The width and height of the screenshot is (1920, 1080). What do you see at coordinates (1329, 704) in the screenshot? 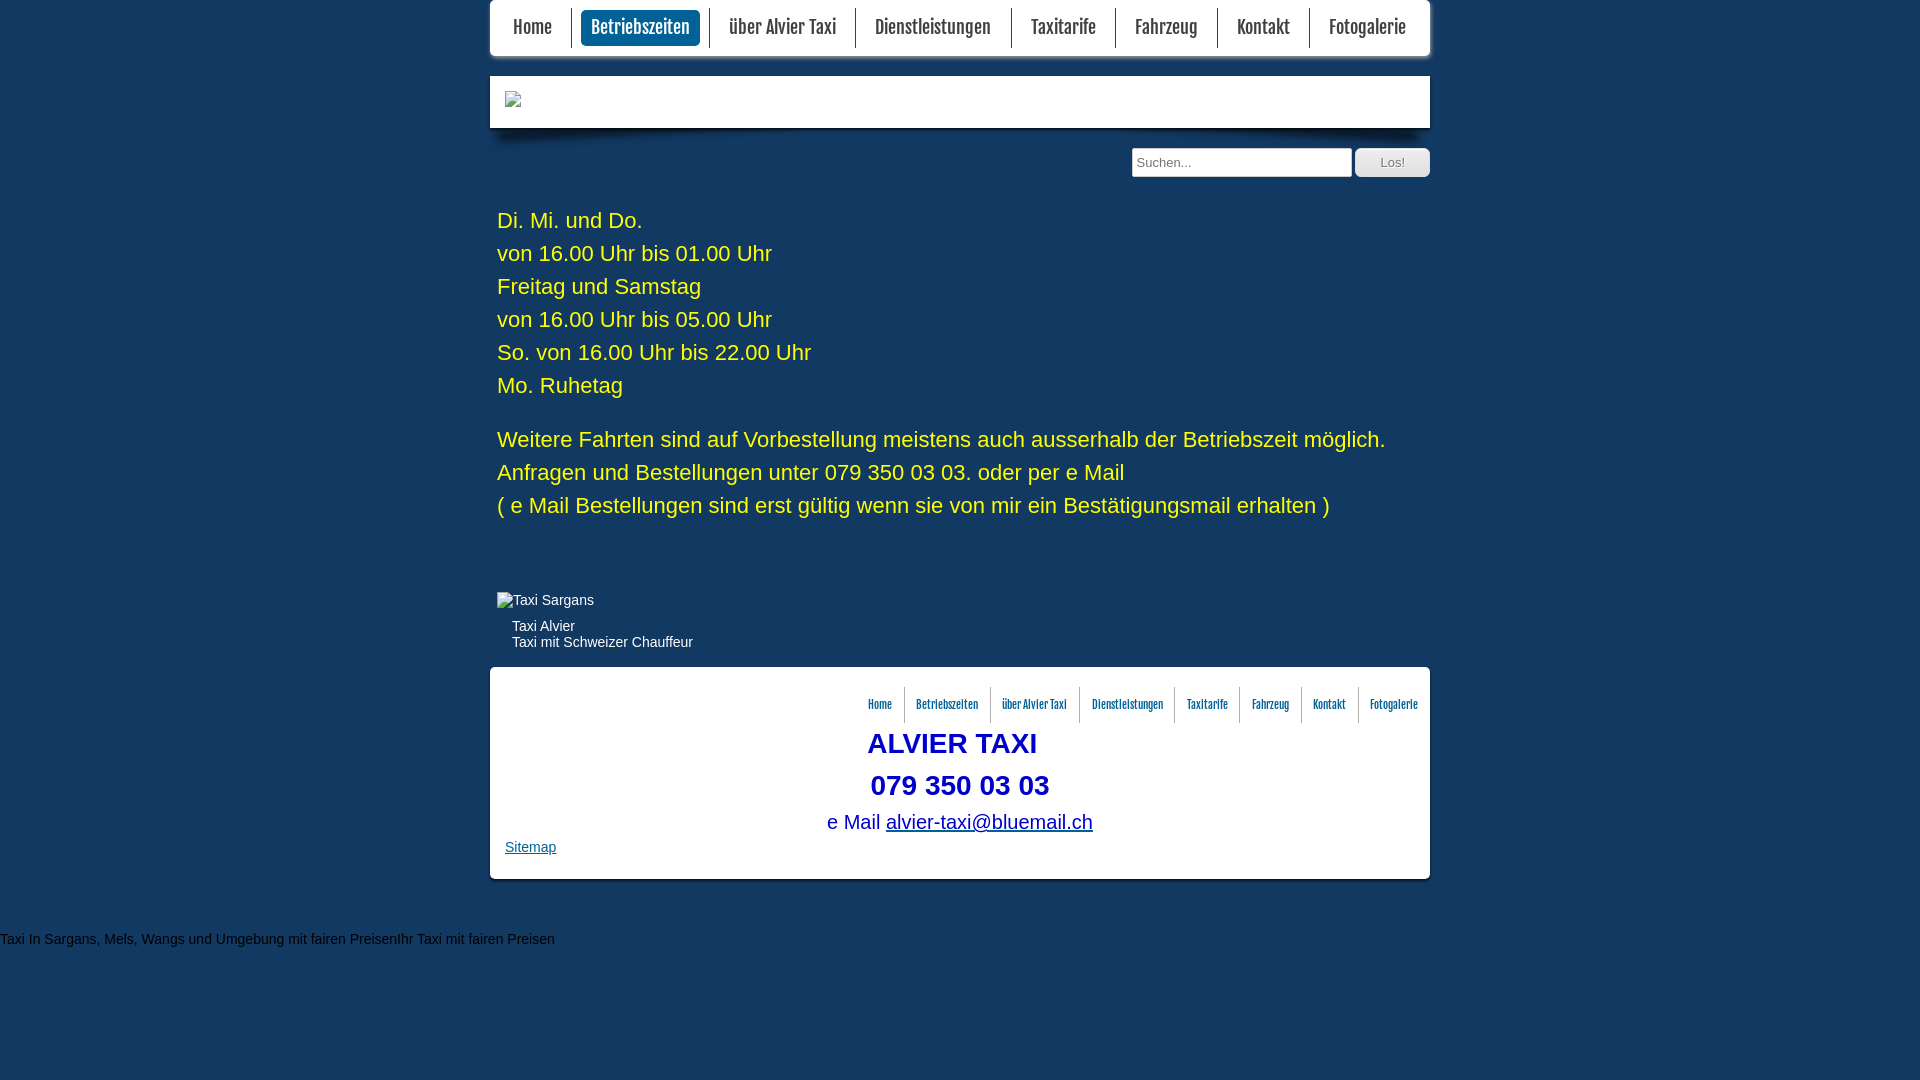
I see `'Kontakt'` at bounding box center [1329, 704].